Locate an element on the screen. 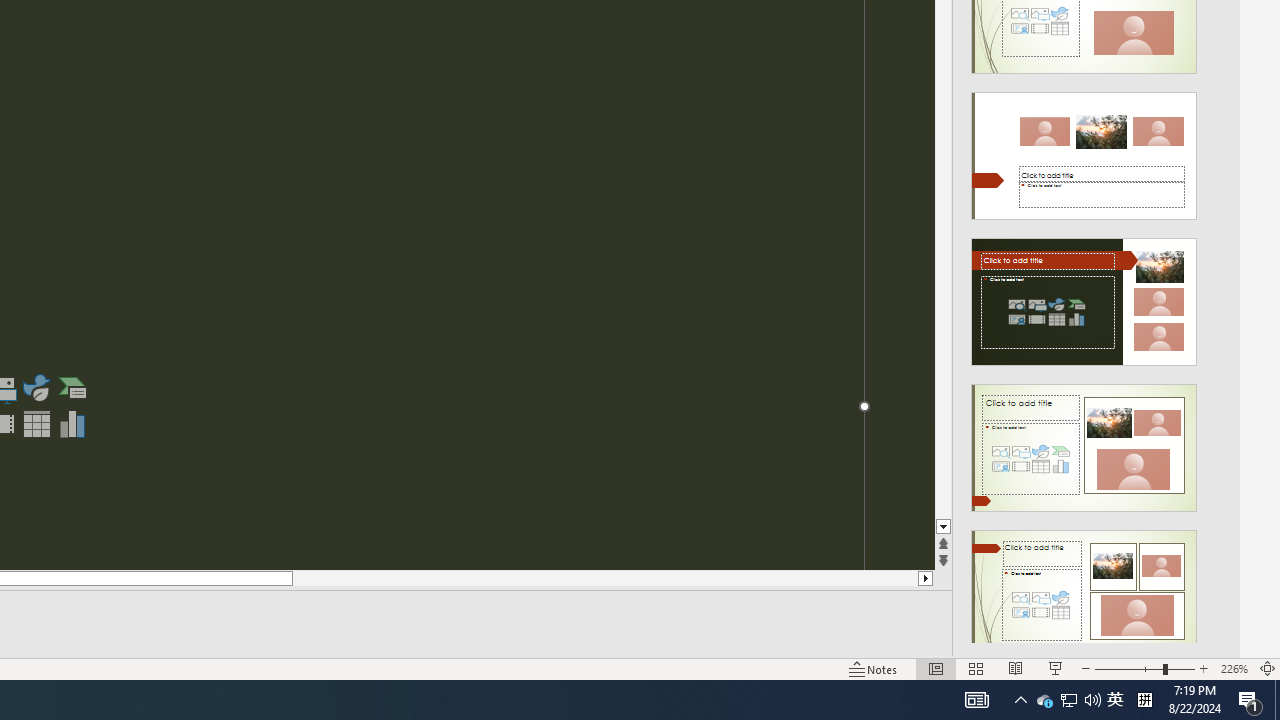 Image resolution: width=1280 pixels, height=720 pixels. 'Insert Chart' is located at coordinates (73, 423).